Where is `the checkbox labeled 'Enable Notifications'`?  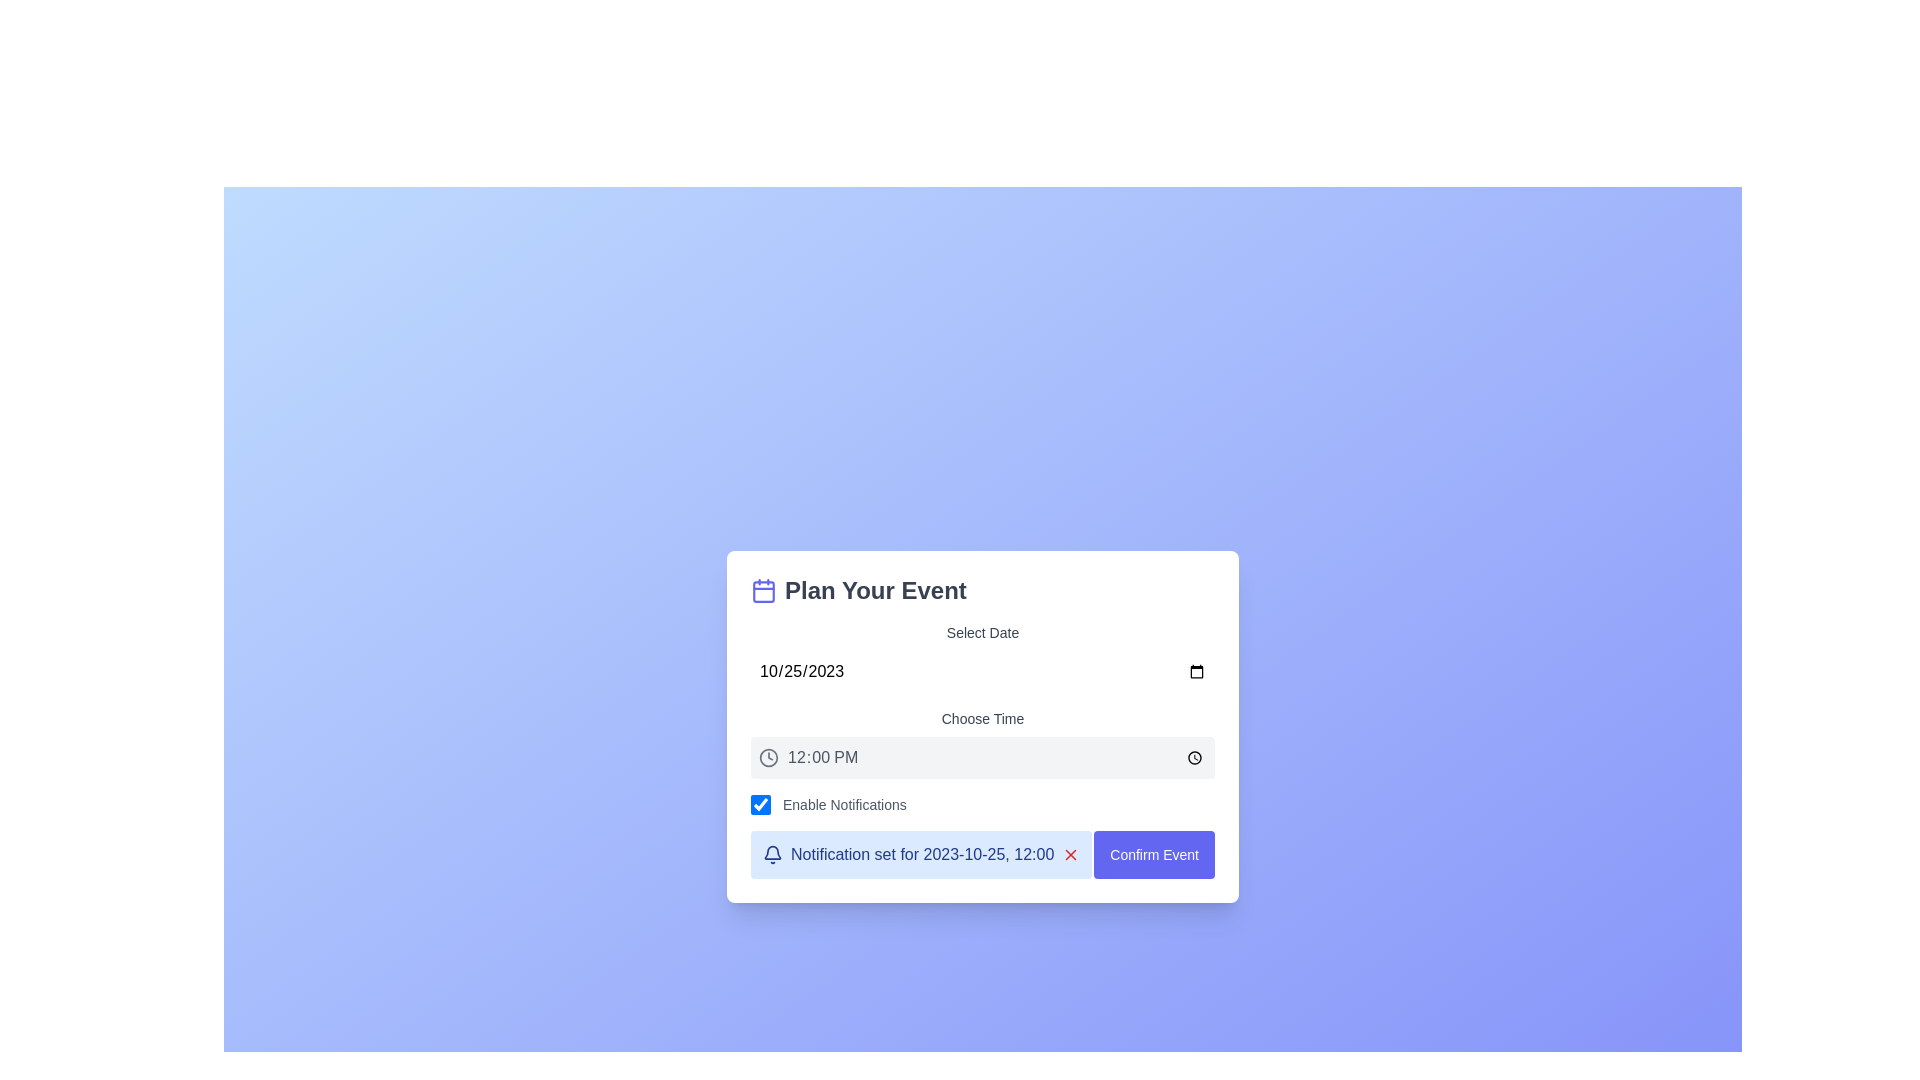
the checkbox labeled 'Enable Notifications' is located at coordinates (983, 804).